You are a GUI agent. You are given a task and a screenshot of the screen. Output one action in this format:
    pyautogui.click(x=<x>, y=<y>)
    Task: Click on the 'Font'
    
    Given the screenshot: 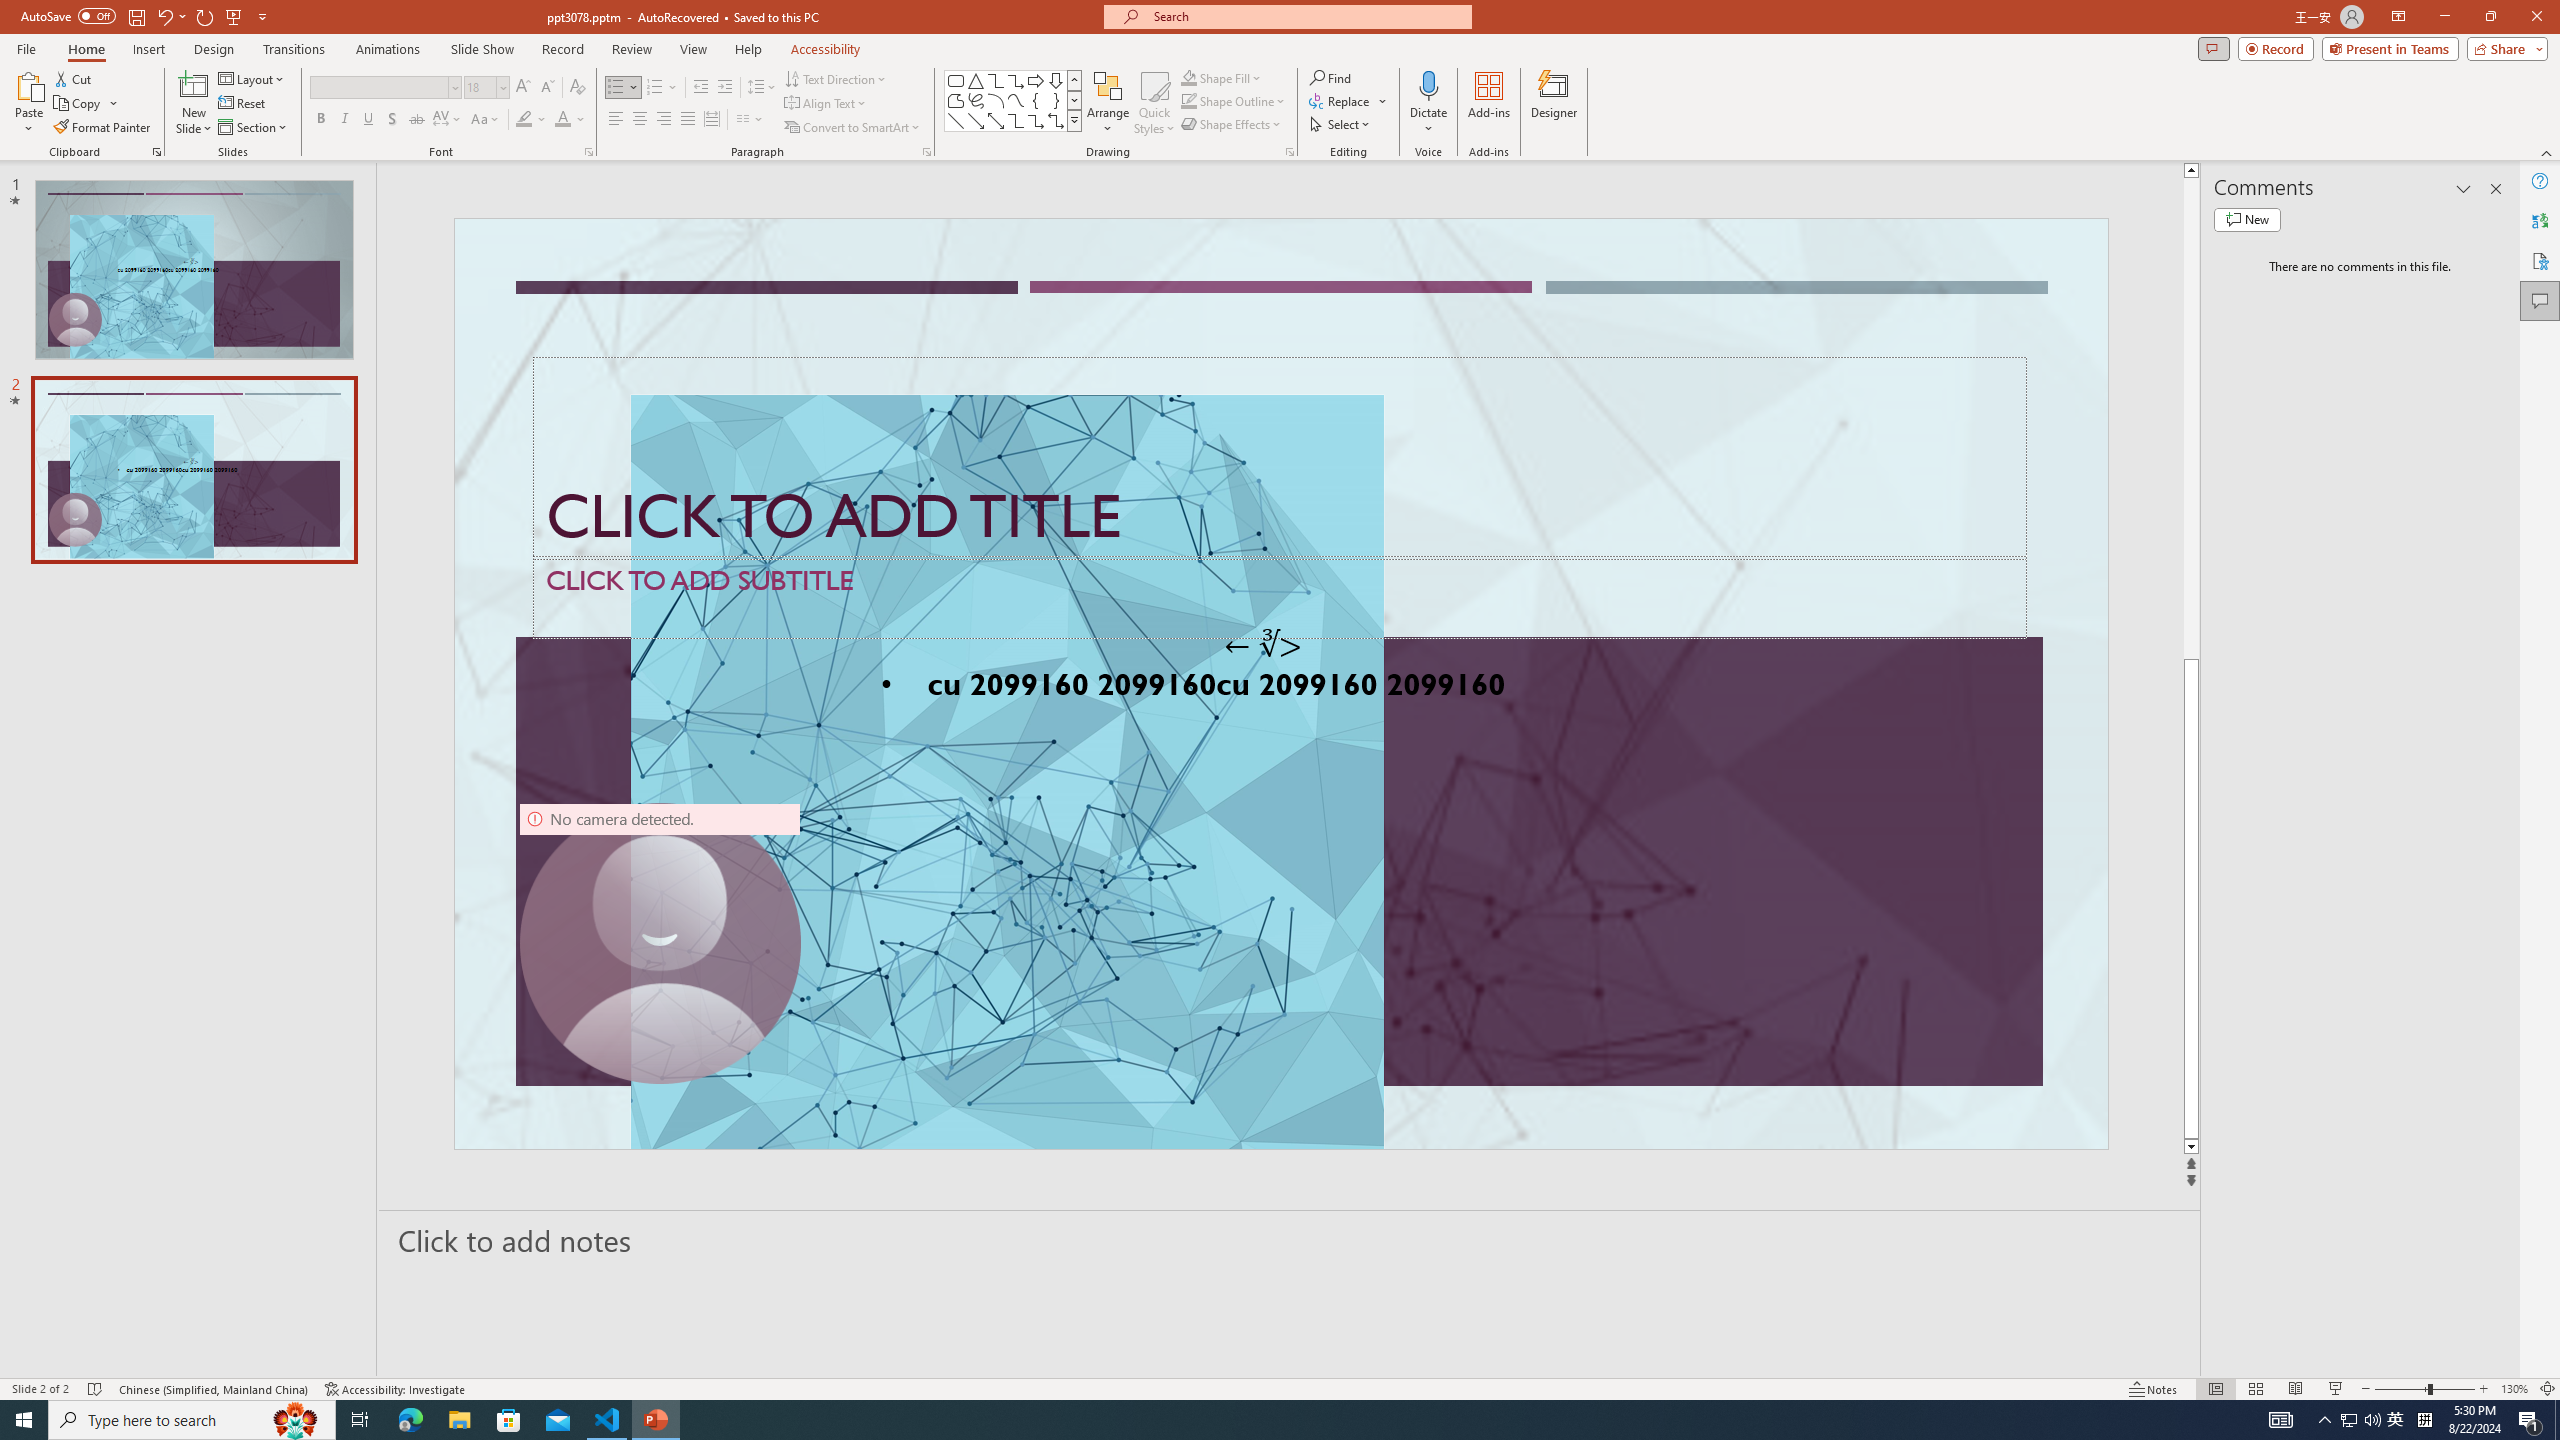 What is the action you would take?
    pyautogui.click(x=384, y=87)
    